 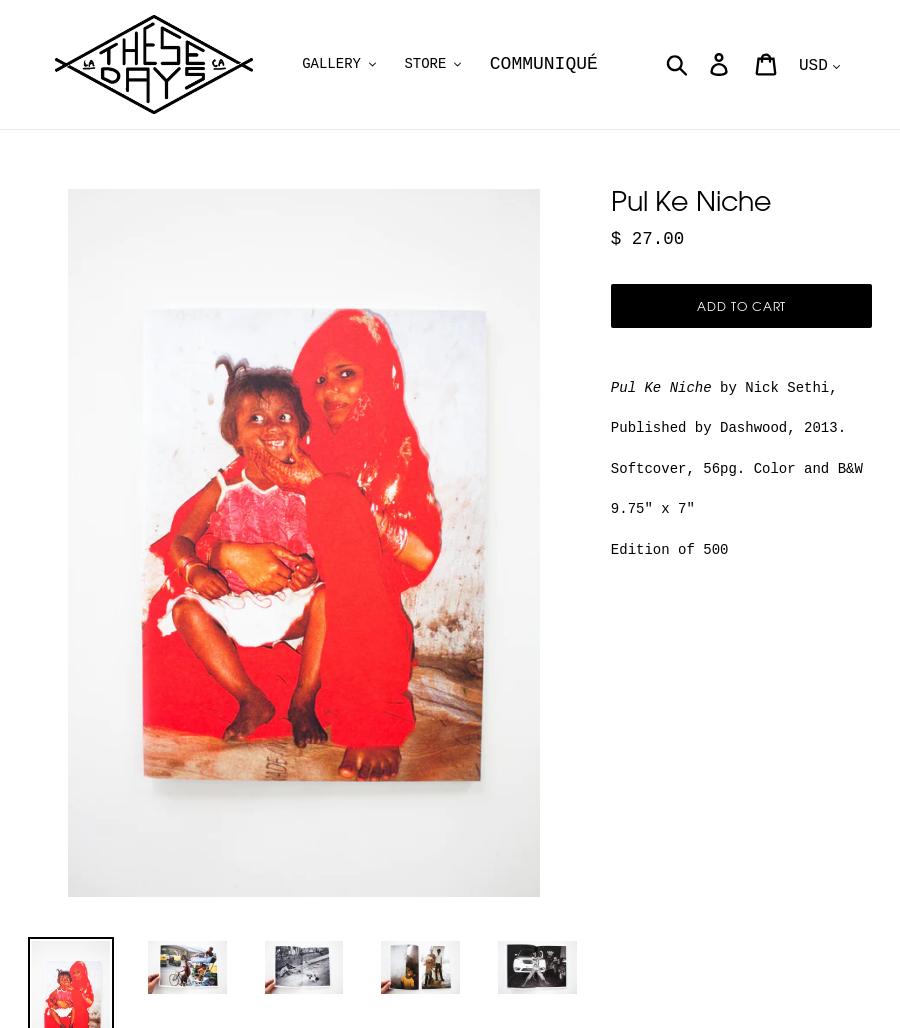 What do you see at coordinates (694, 305) in the screenshot?
I see `'Add to cart'` at bounding box center [694, 305].